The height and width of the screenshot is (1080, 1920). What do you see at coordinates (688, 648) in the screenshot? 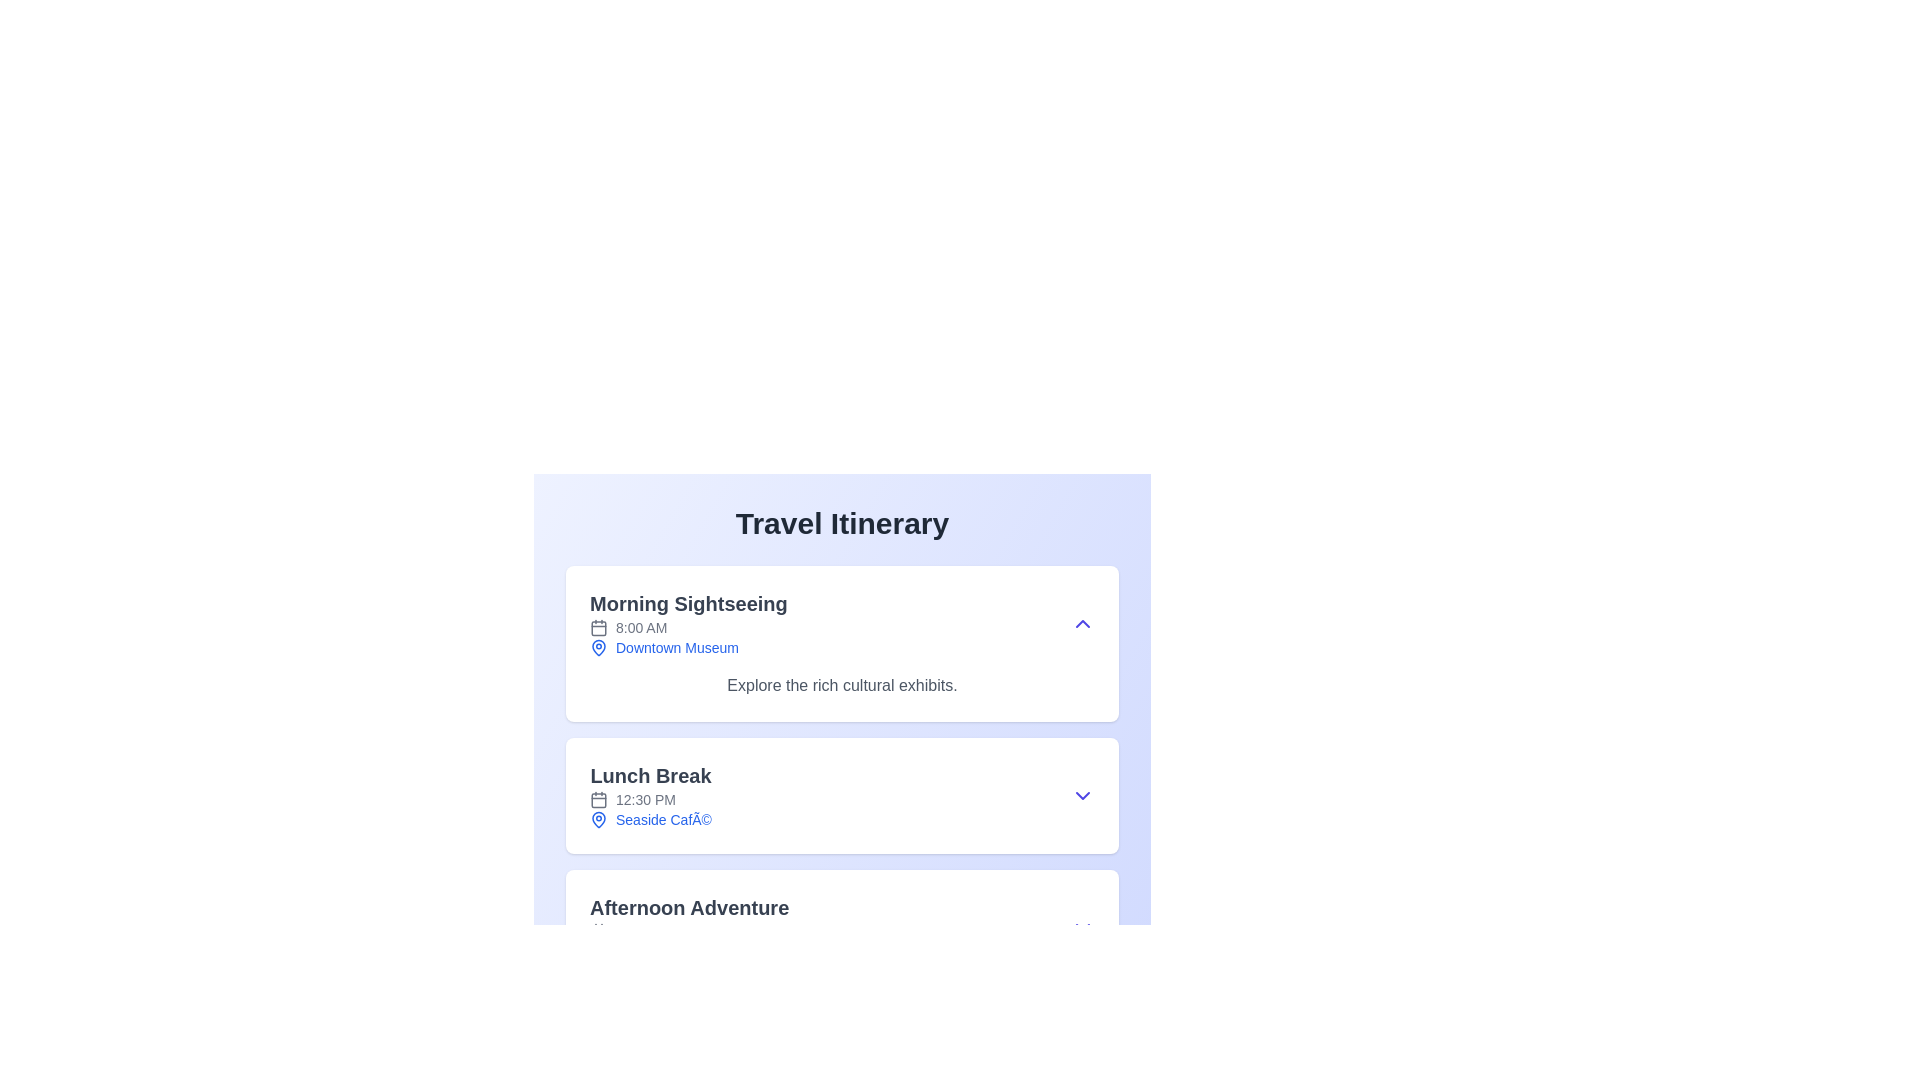
I see `'Downtown Museum' text element located at the bottom of the 'Morning Sightseeing' section for details` at bounding box center [688, 648].